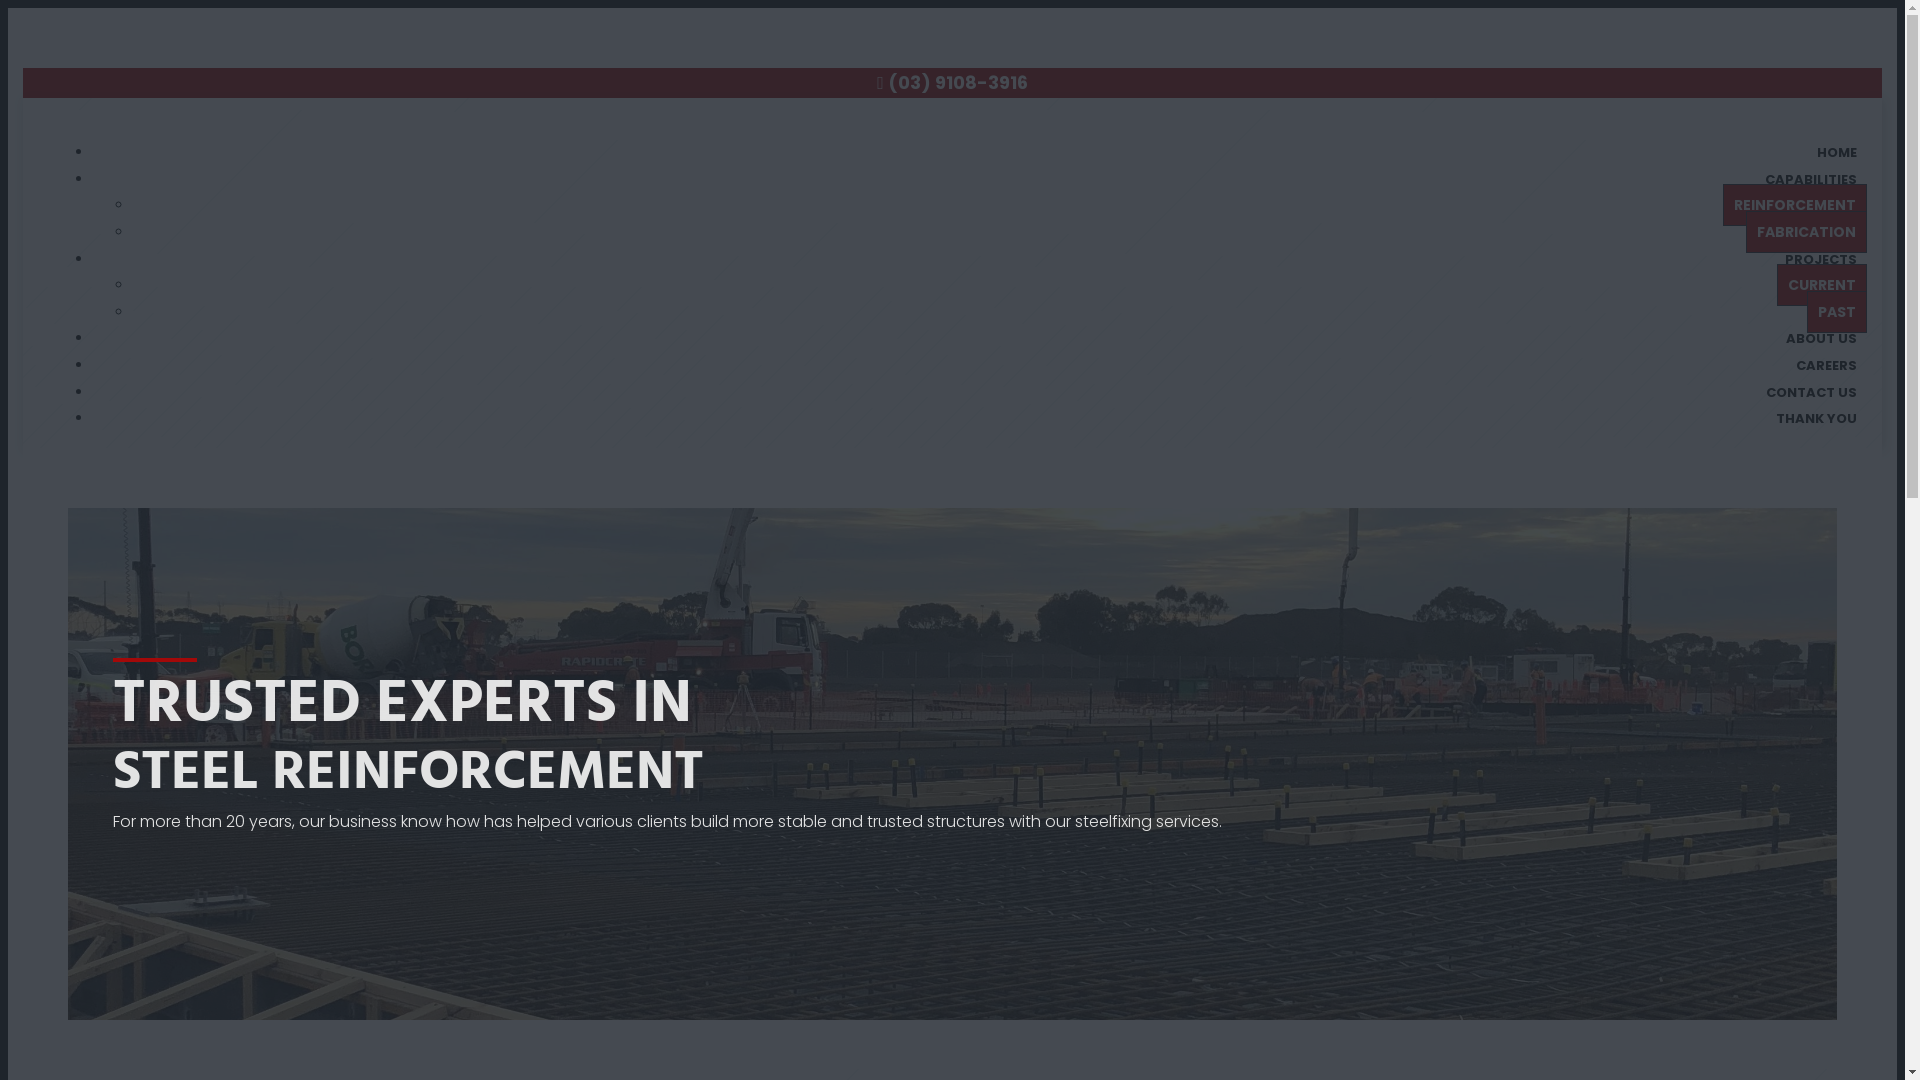 This screenshot has height=1080, width=1920. What do you see at coordinates (1821, 337) in the screenshot?
I see `'ABOUT US'` at bounding box center [1821, 337].